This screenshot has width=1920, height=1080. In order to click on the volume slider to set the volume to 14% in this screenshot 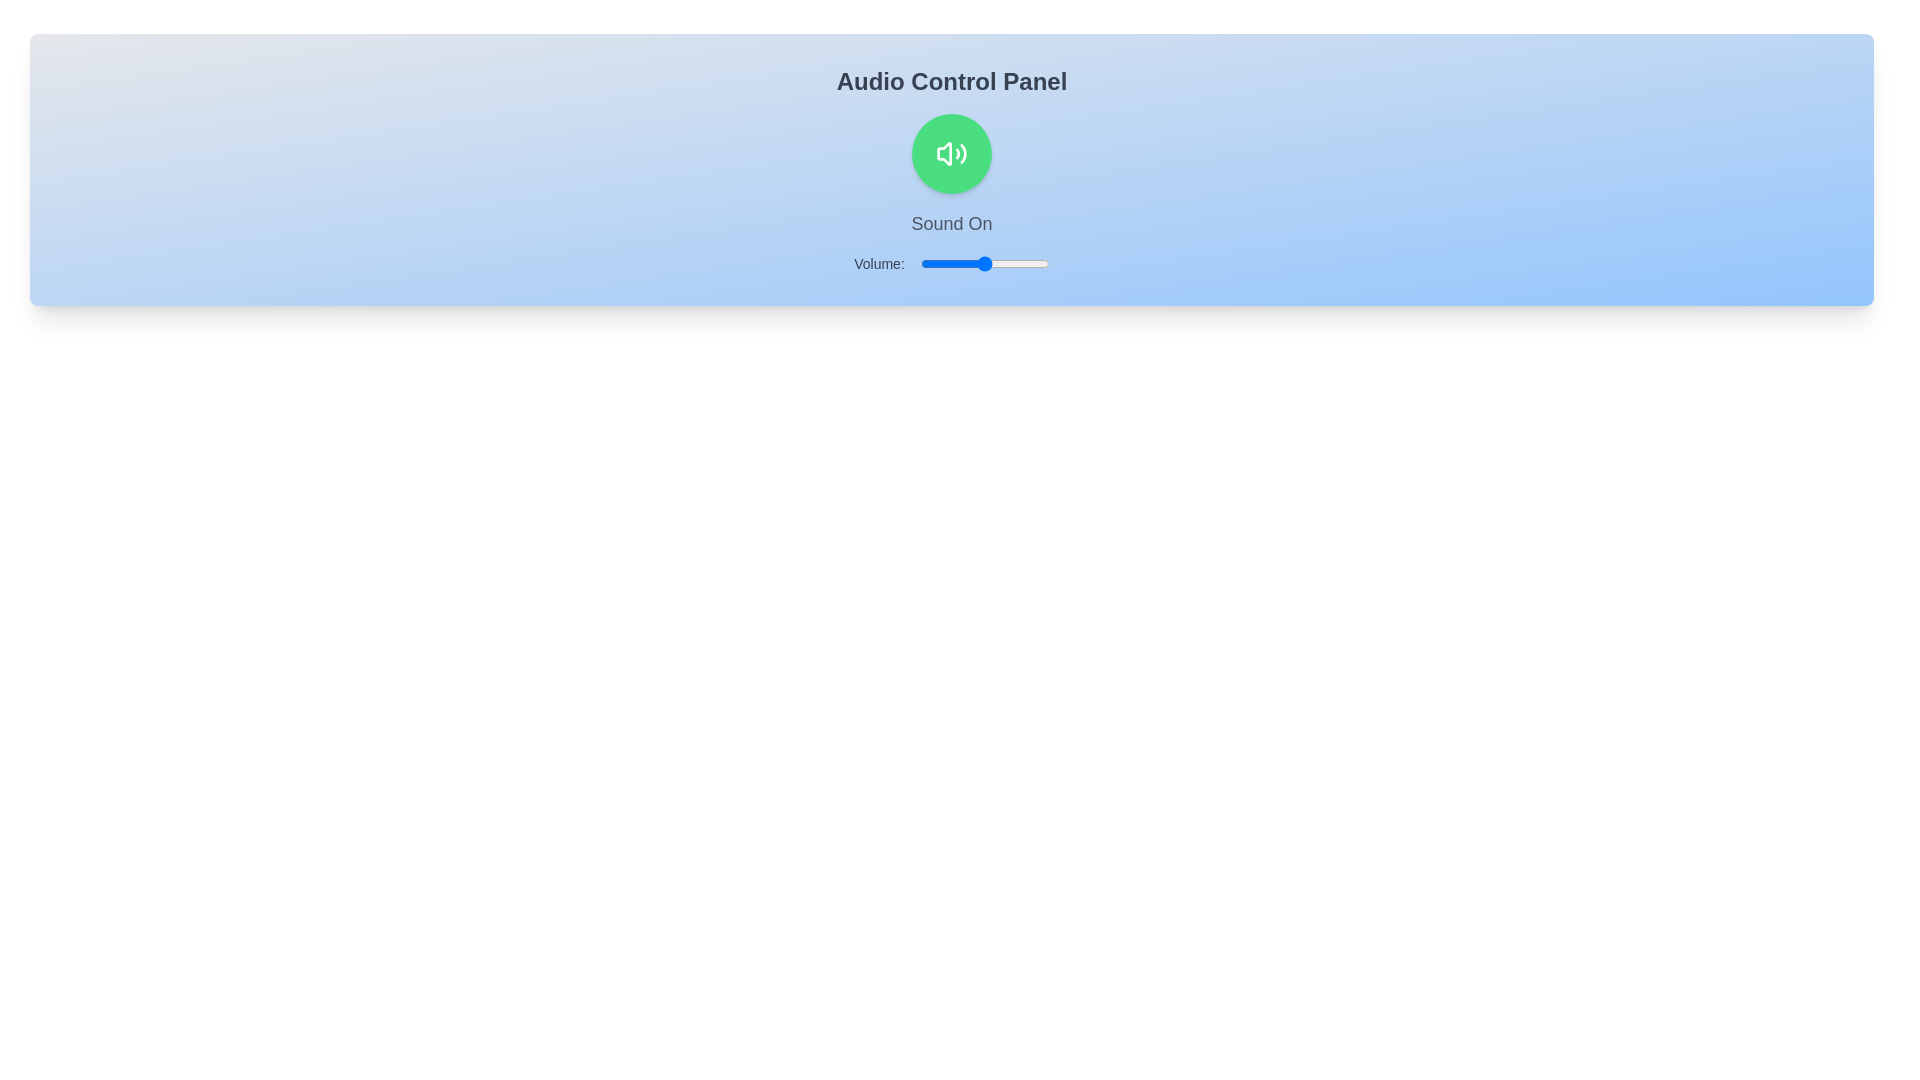, I will do `click(937, 262)`.